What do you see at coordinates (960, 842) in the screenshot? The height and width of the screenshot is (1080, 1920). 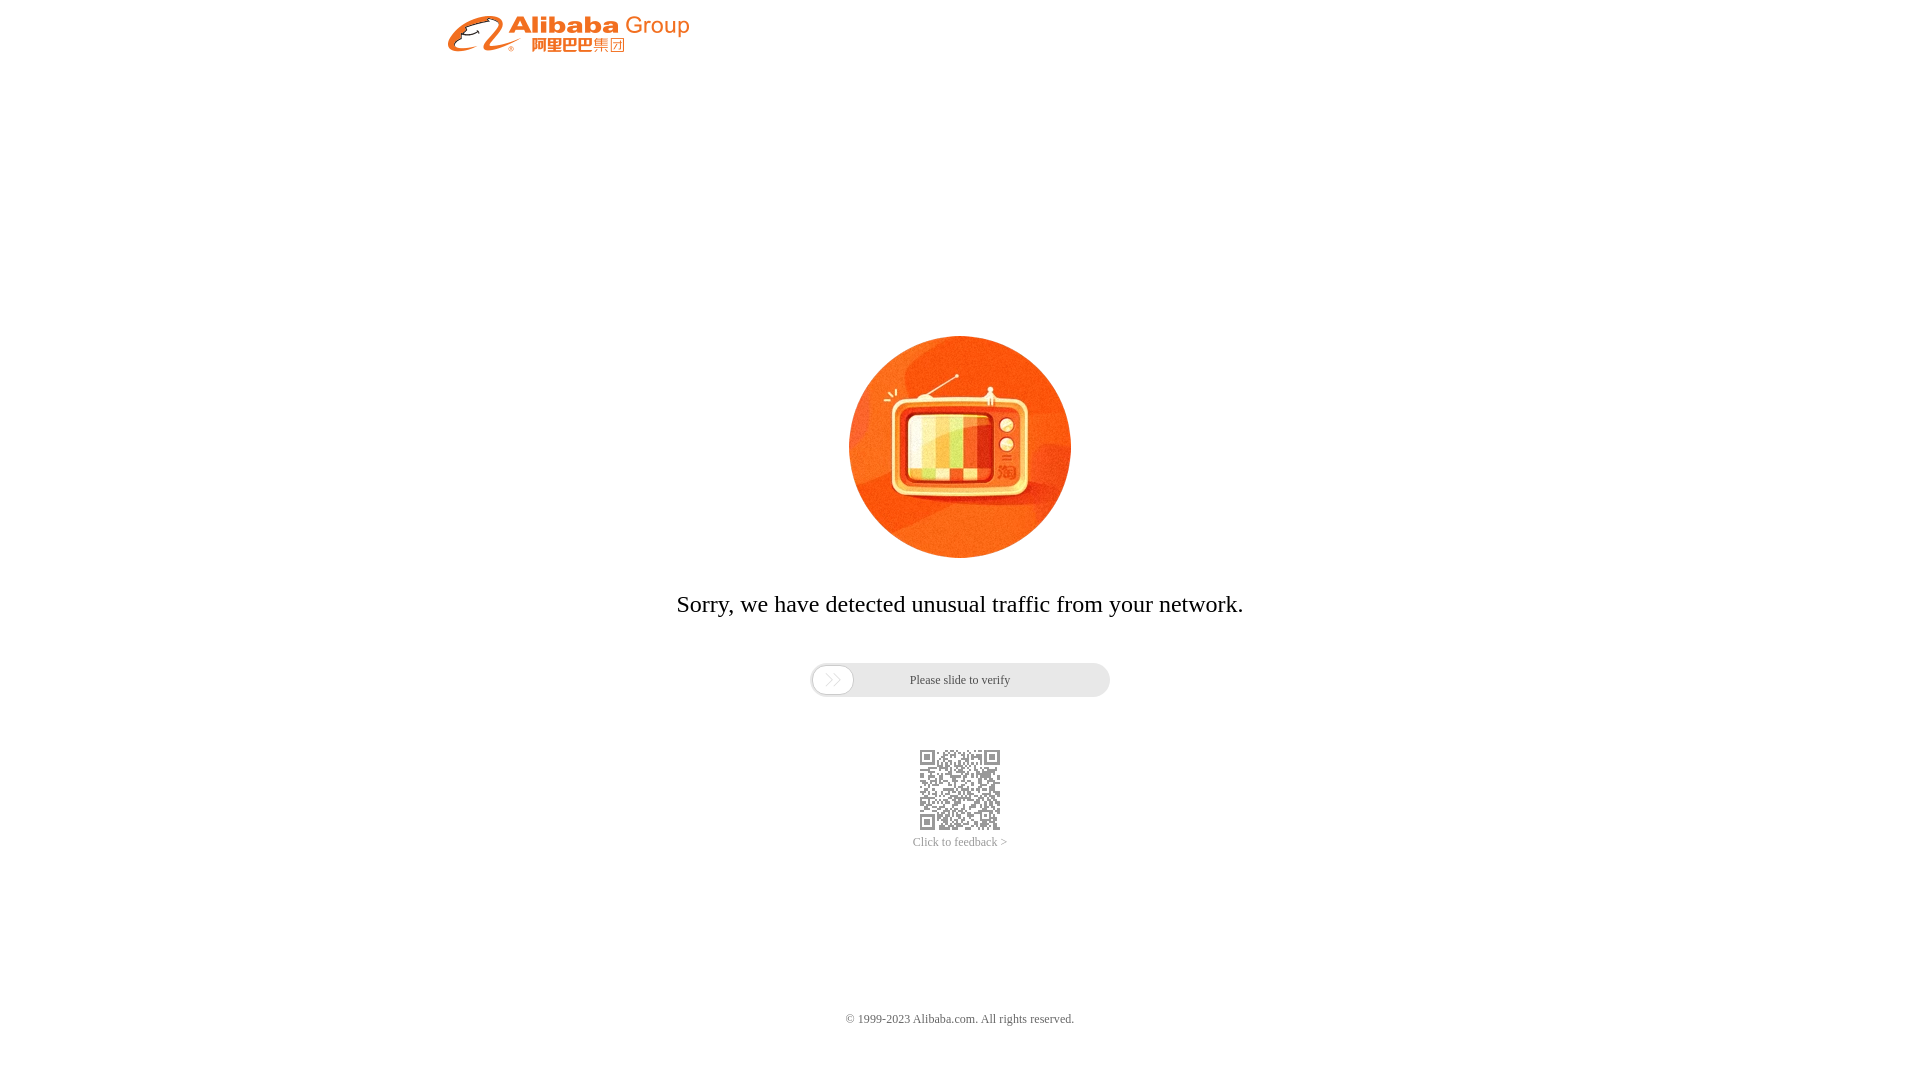 I see `'Click to feedback >'` at bounding box center [960, 842].